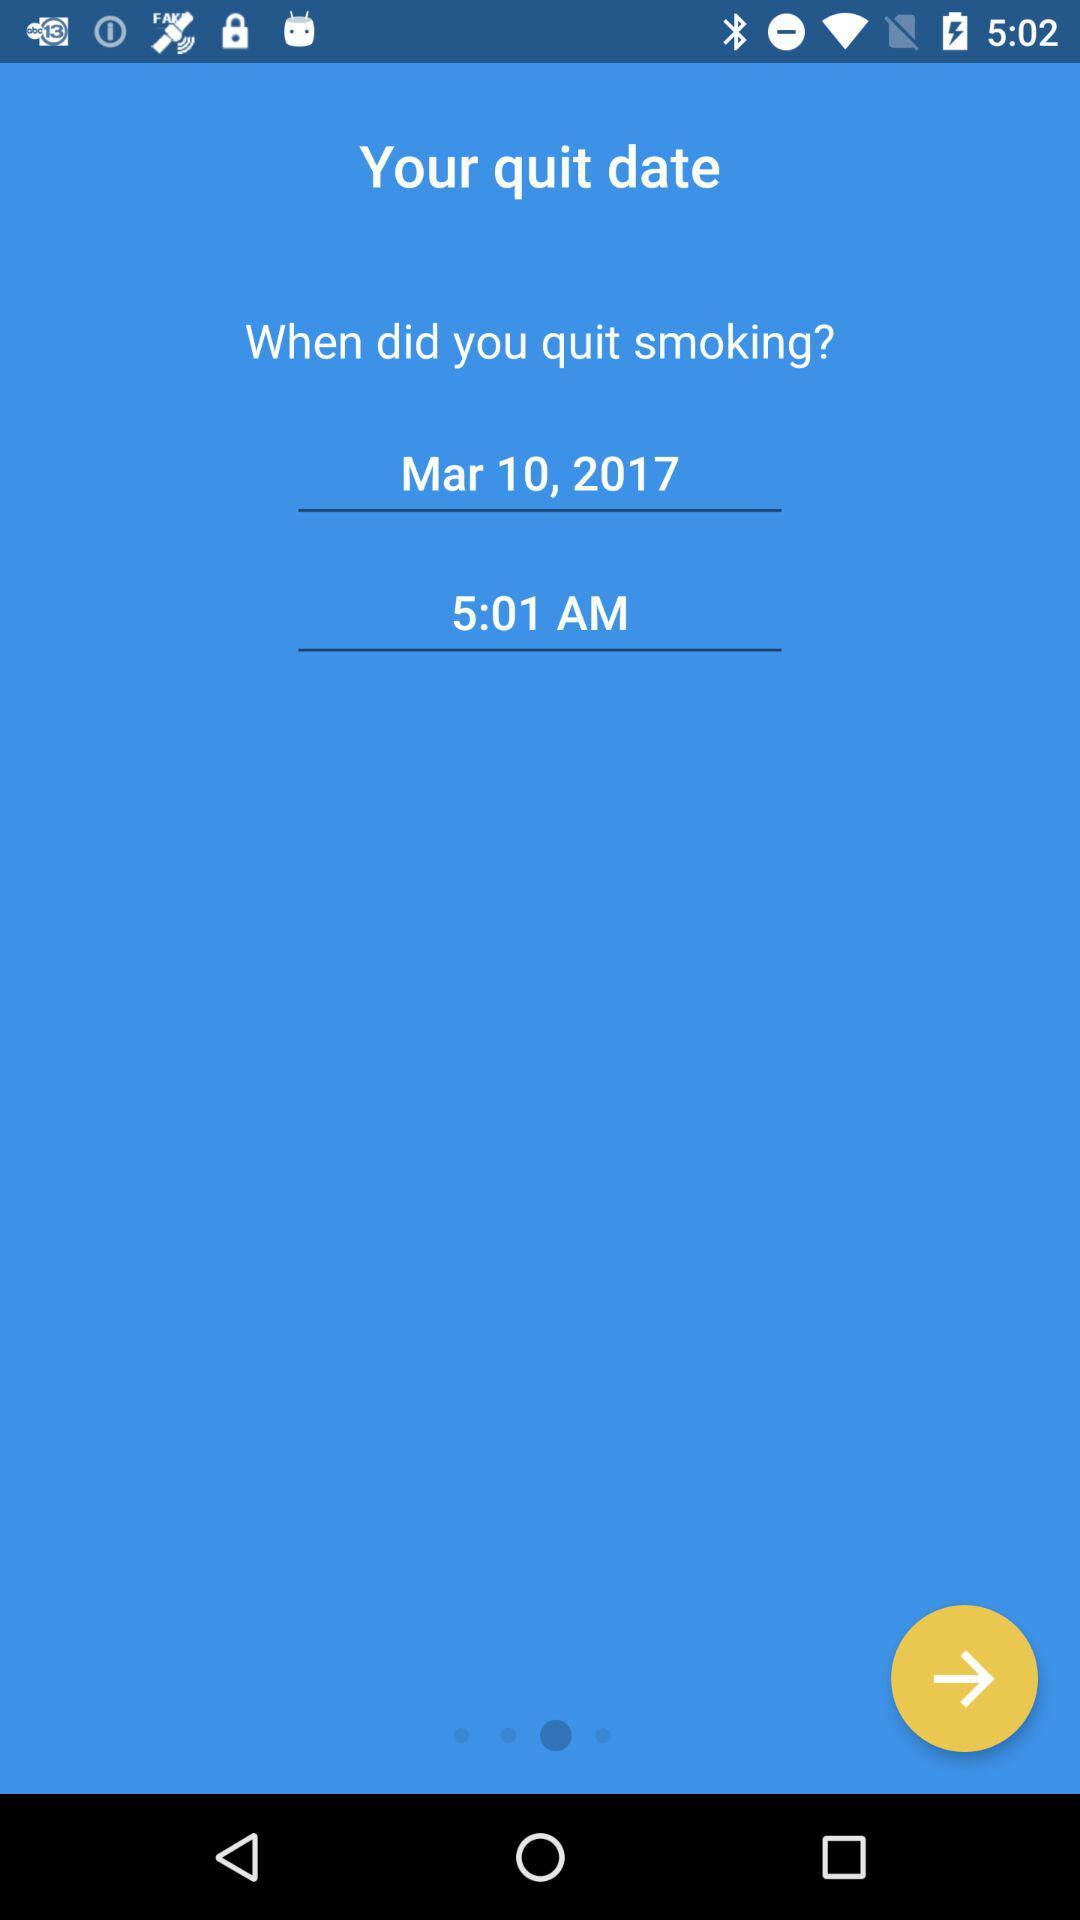  Describe the element at coordinates (963, 1678) in the screenshot. I see `the icon at the bottom right corner` at that location.